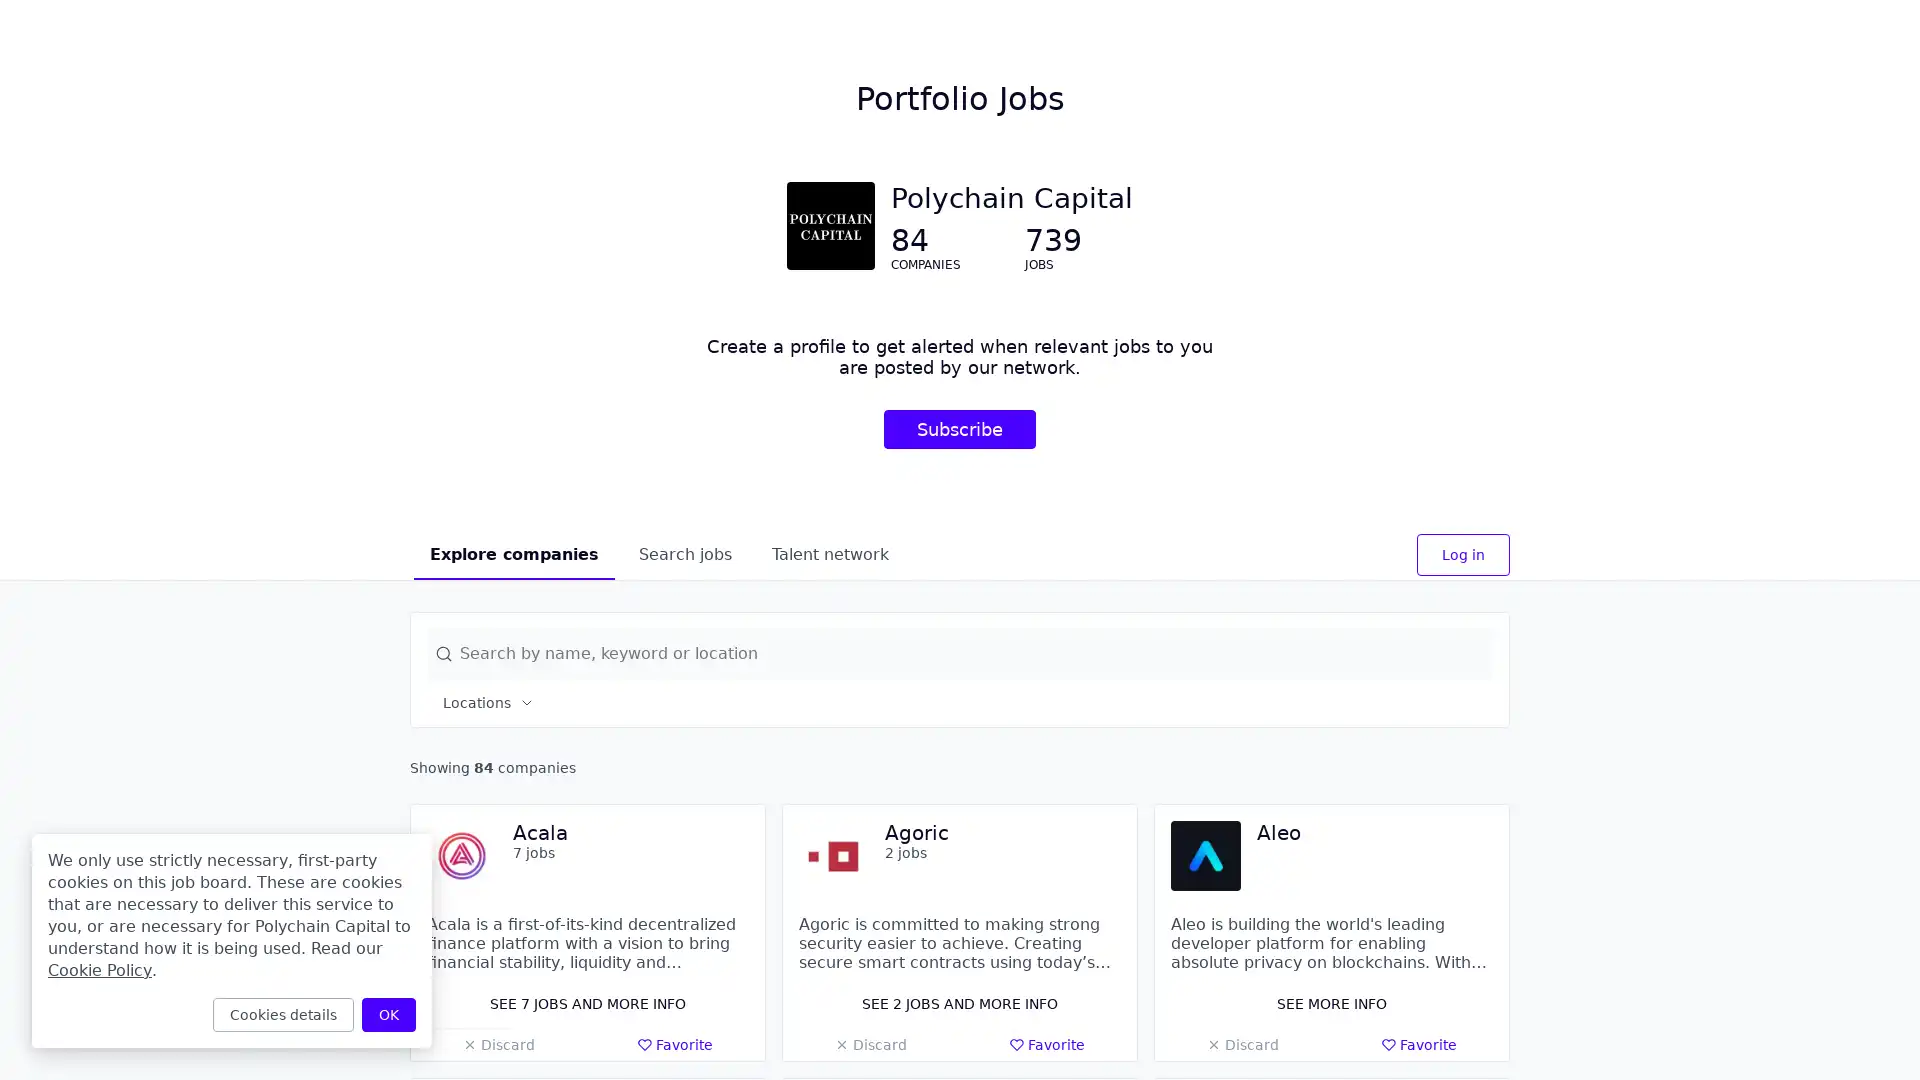 This screenshot has width=1920, height=1080. I want to click on Discard, so click(498, 1044).